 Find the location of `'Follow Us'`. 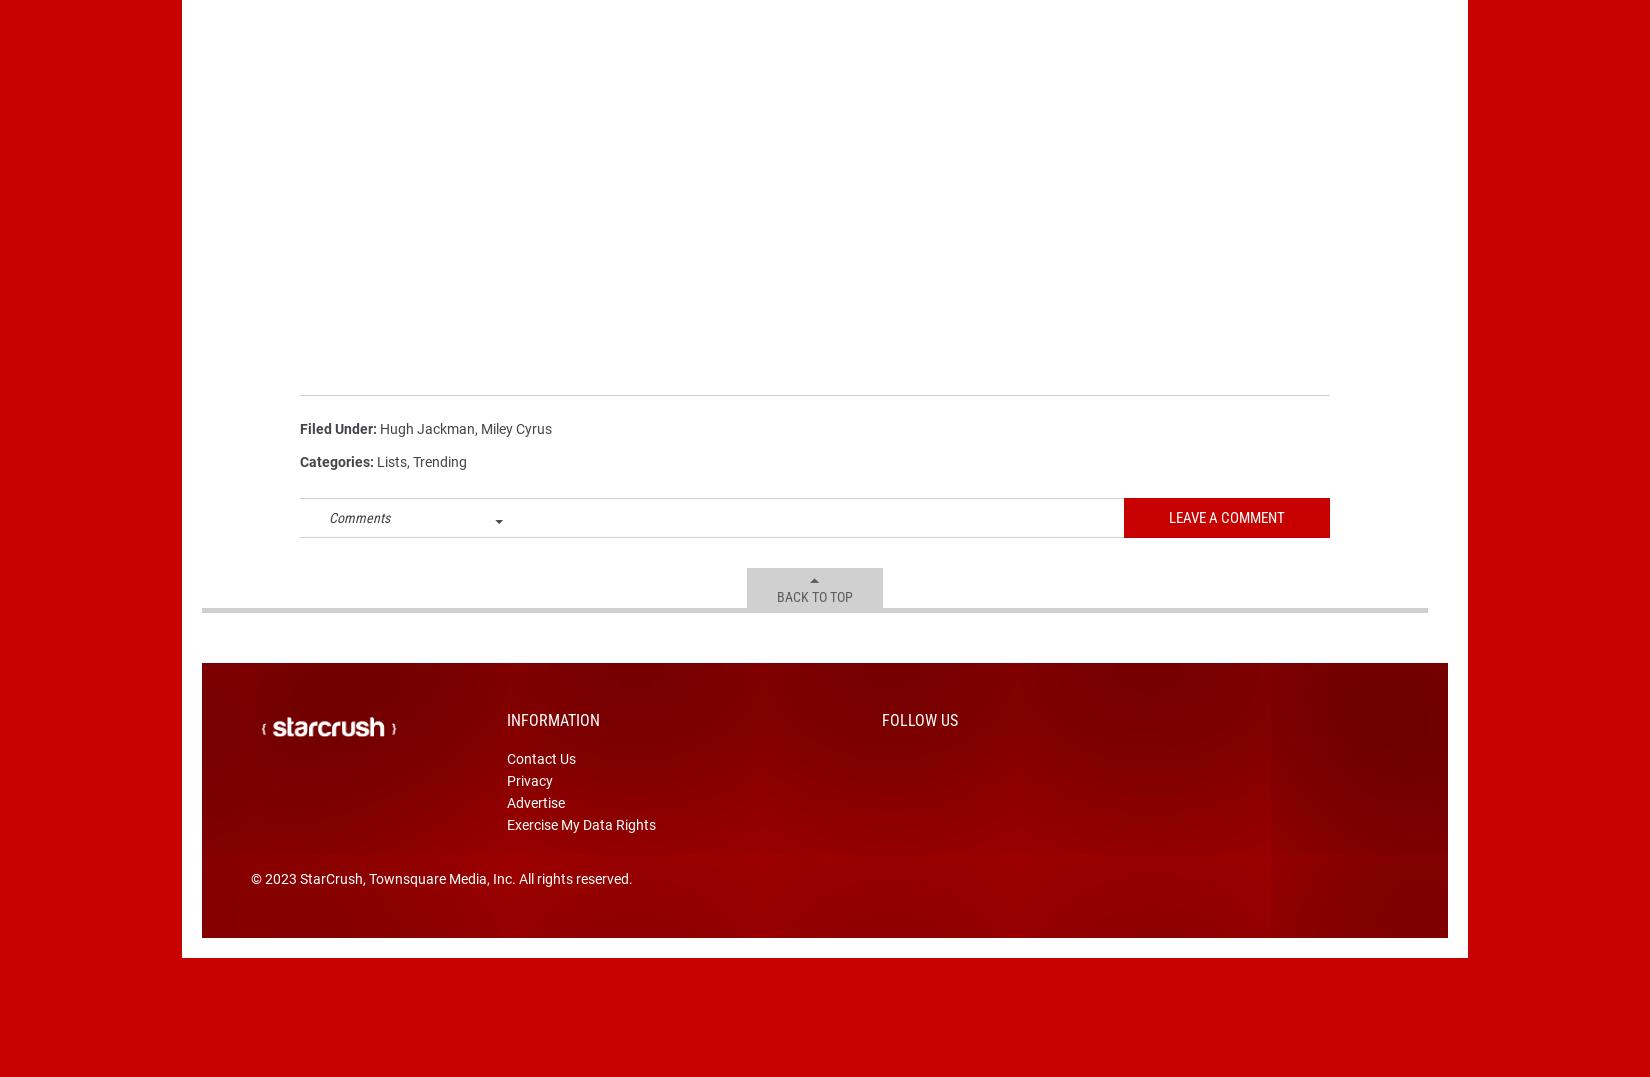

'Follow Us' is located at coordinates (881, 750).